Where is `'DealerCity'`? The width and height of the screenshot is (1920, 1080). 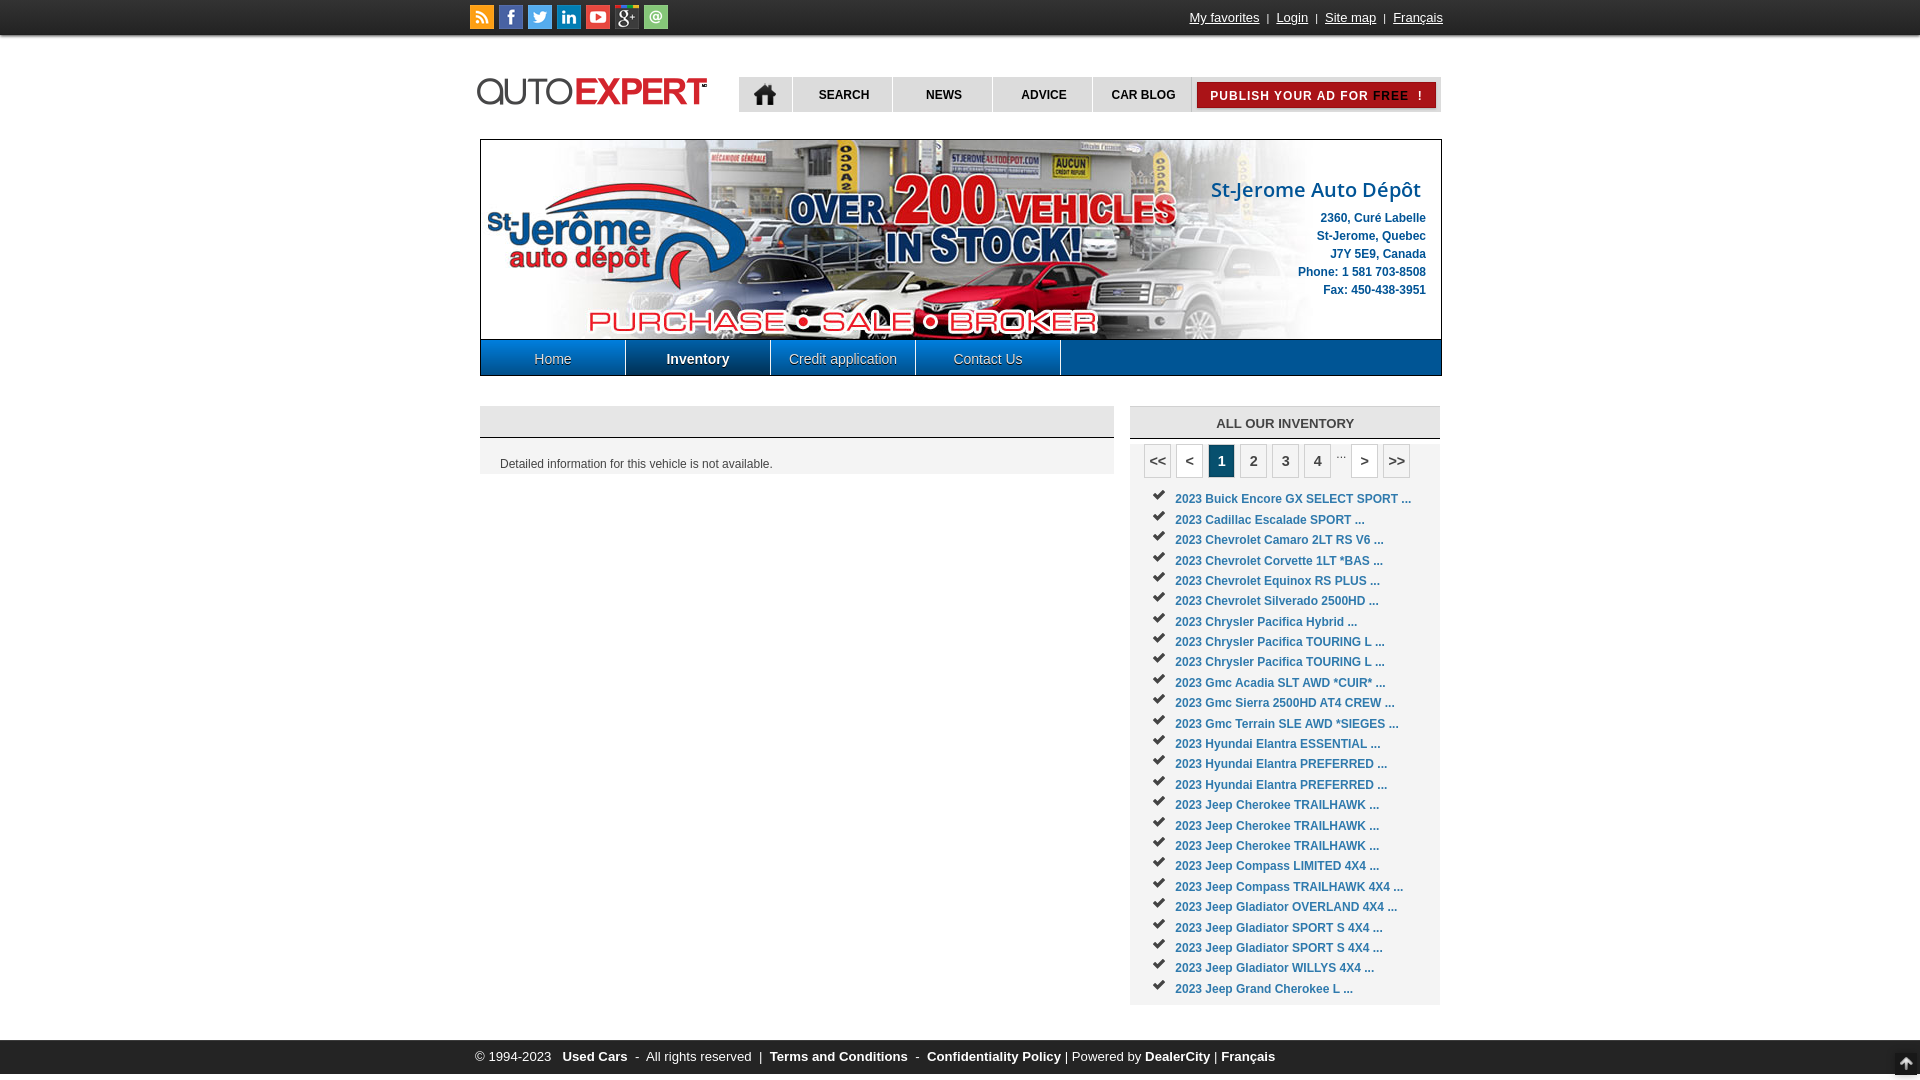
'DealerCity' is located at coordinates (1145, 1055).